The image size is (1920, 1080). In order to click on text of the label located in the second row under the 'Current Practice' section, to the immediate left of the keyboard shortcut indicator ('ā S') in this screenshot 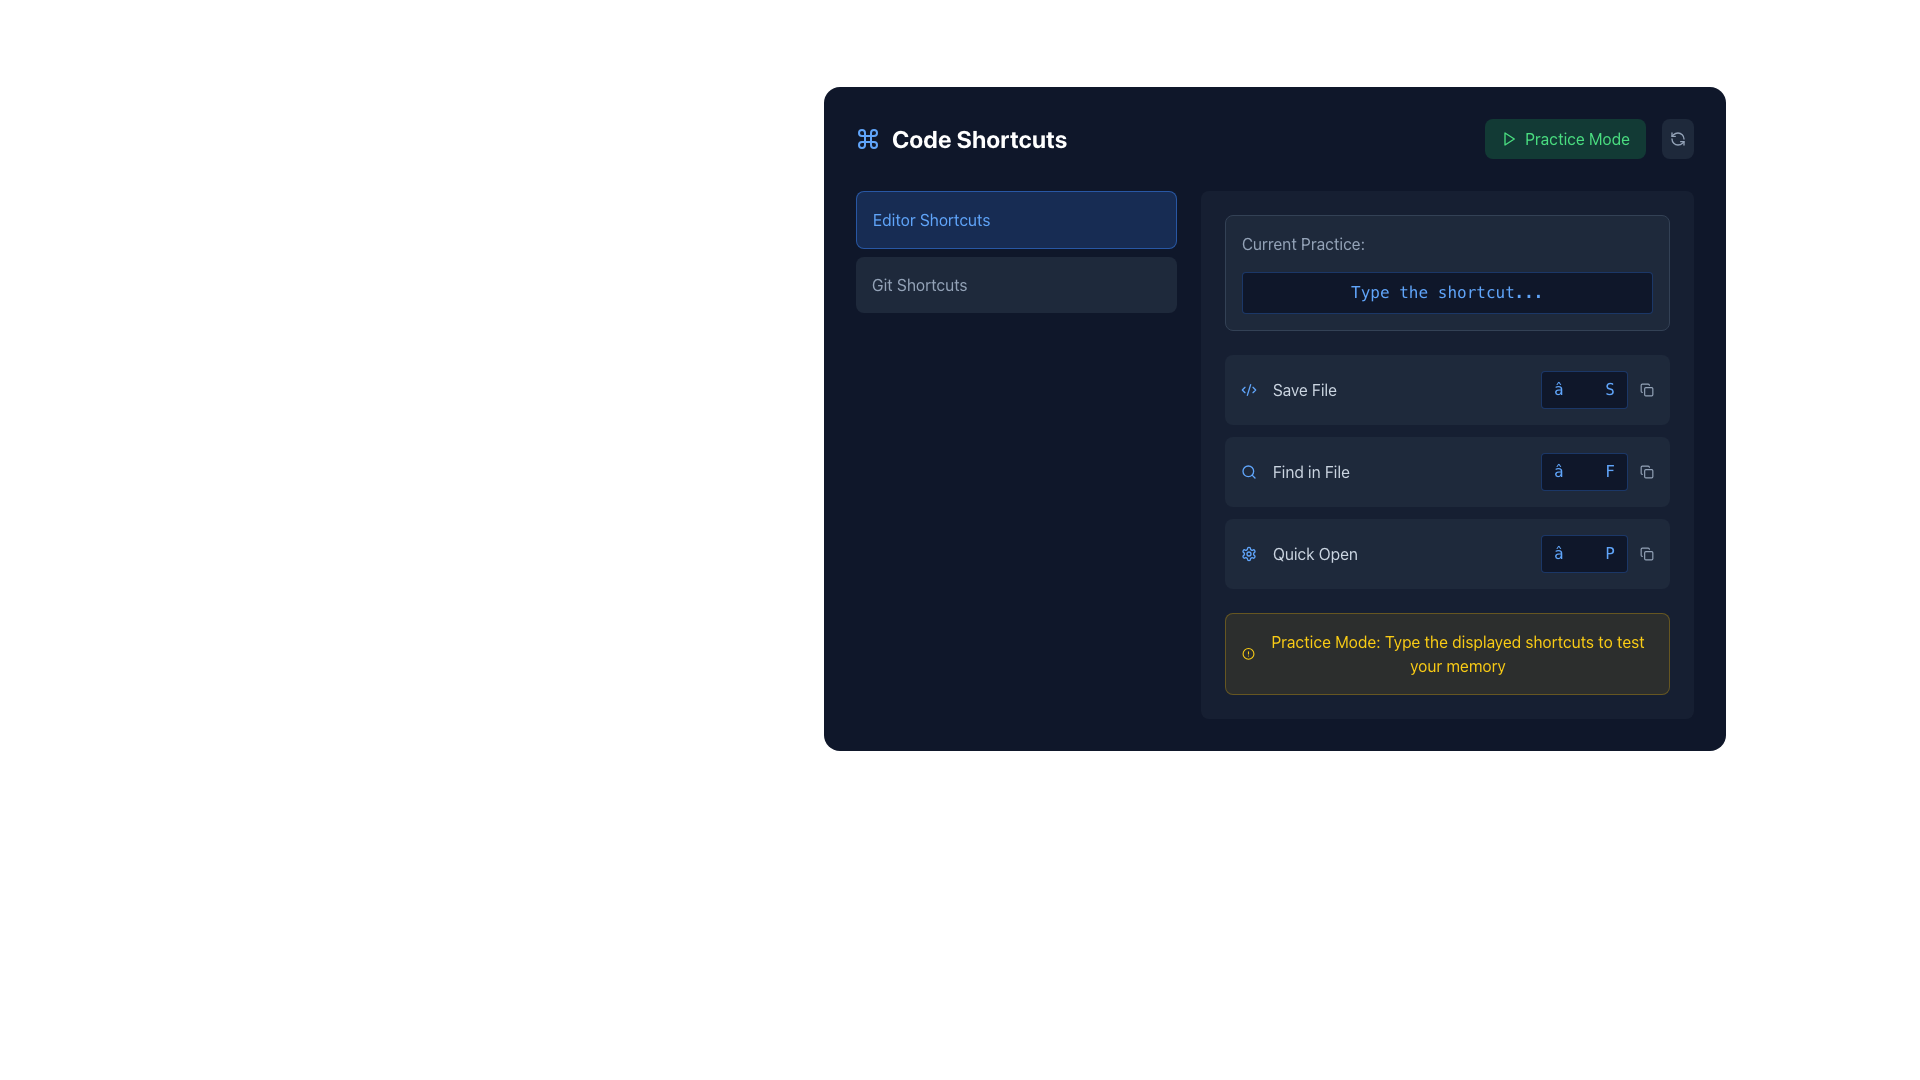, I will do `click(1304, 389)`.